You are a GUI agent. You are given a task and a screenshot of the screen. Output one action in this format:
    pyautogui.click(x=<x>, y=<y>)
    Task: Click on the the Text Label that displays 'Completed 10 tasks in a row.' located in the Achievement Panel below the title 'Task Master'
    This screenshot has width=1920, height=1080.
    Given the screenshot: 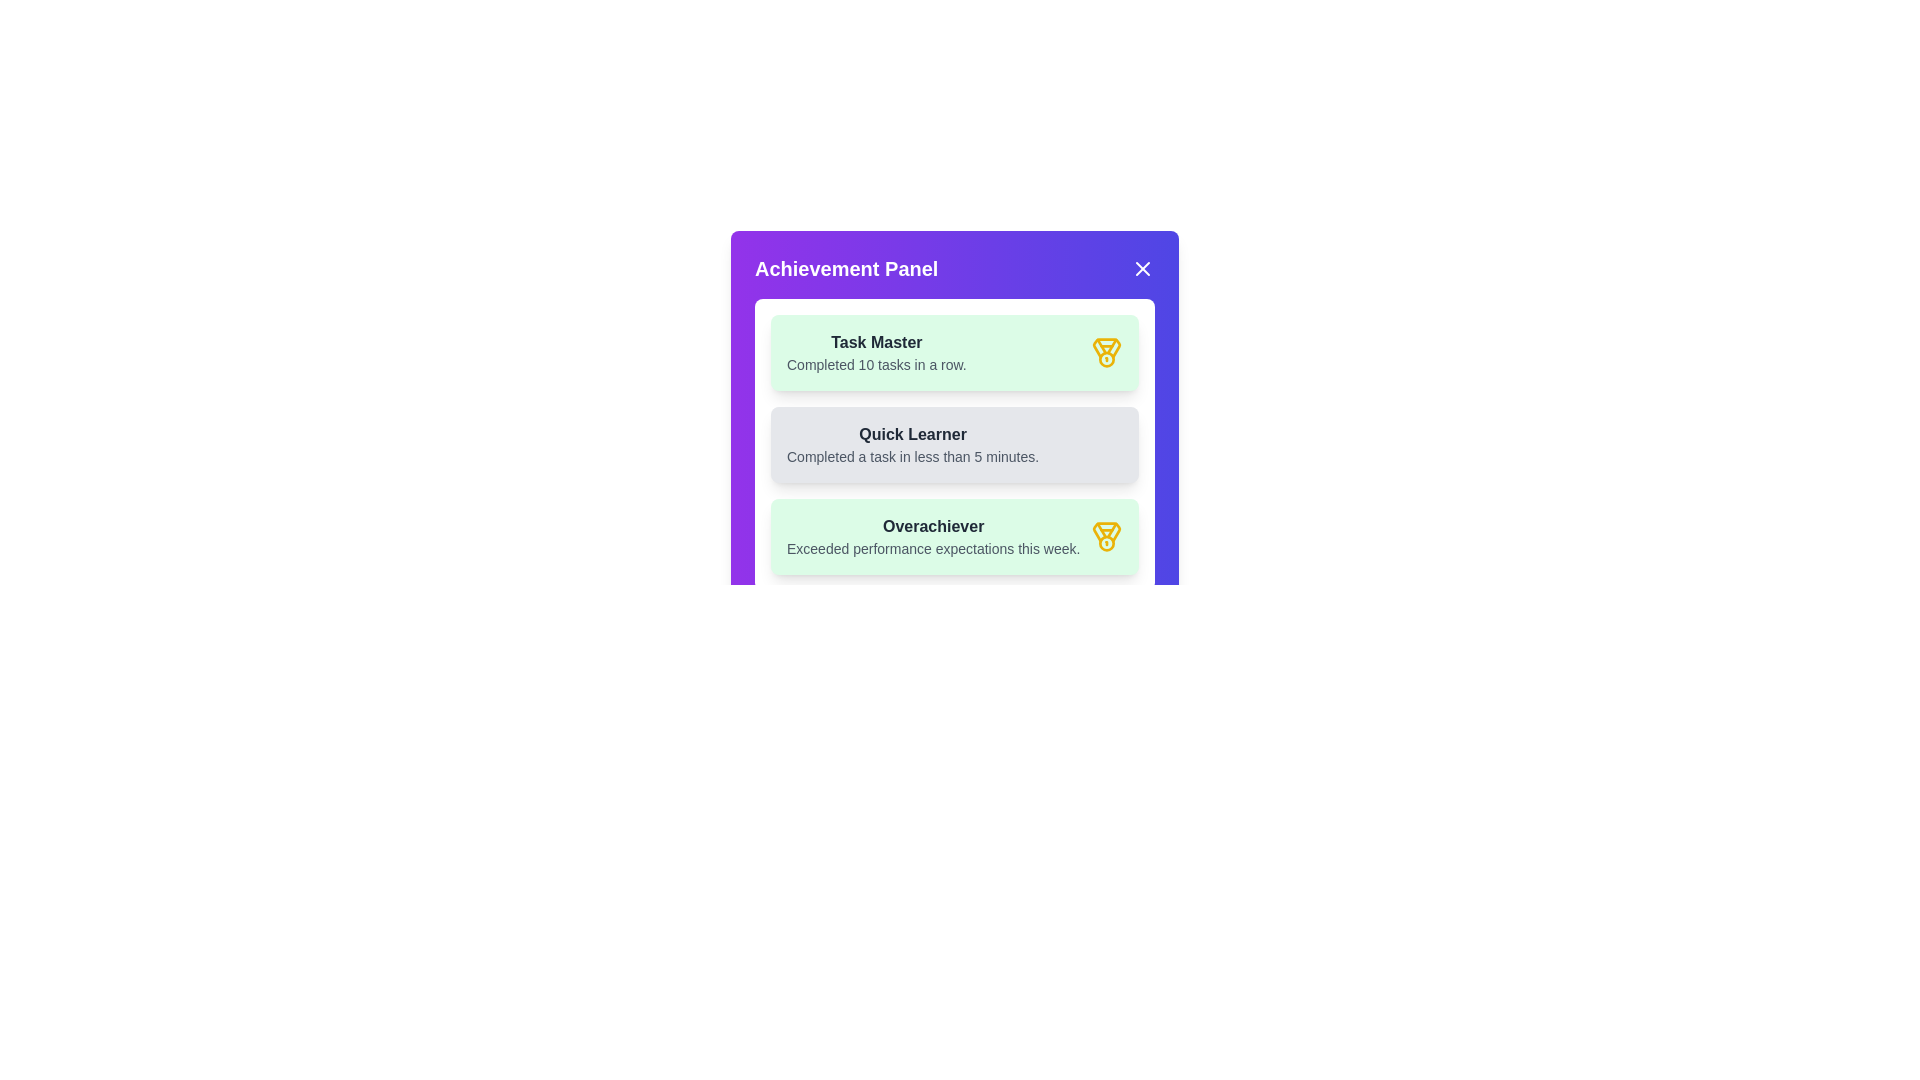 What is the action you would take?
    pyautogui.click(x=876, y=365)
    